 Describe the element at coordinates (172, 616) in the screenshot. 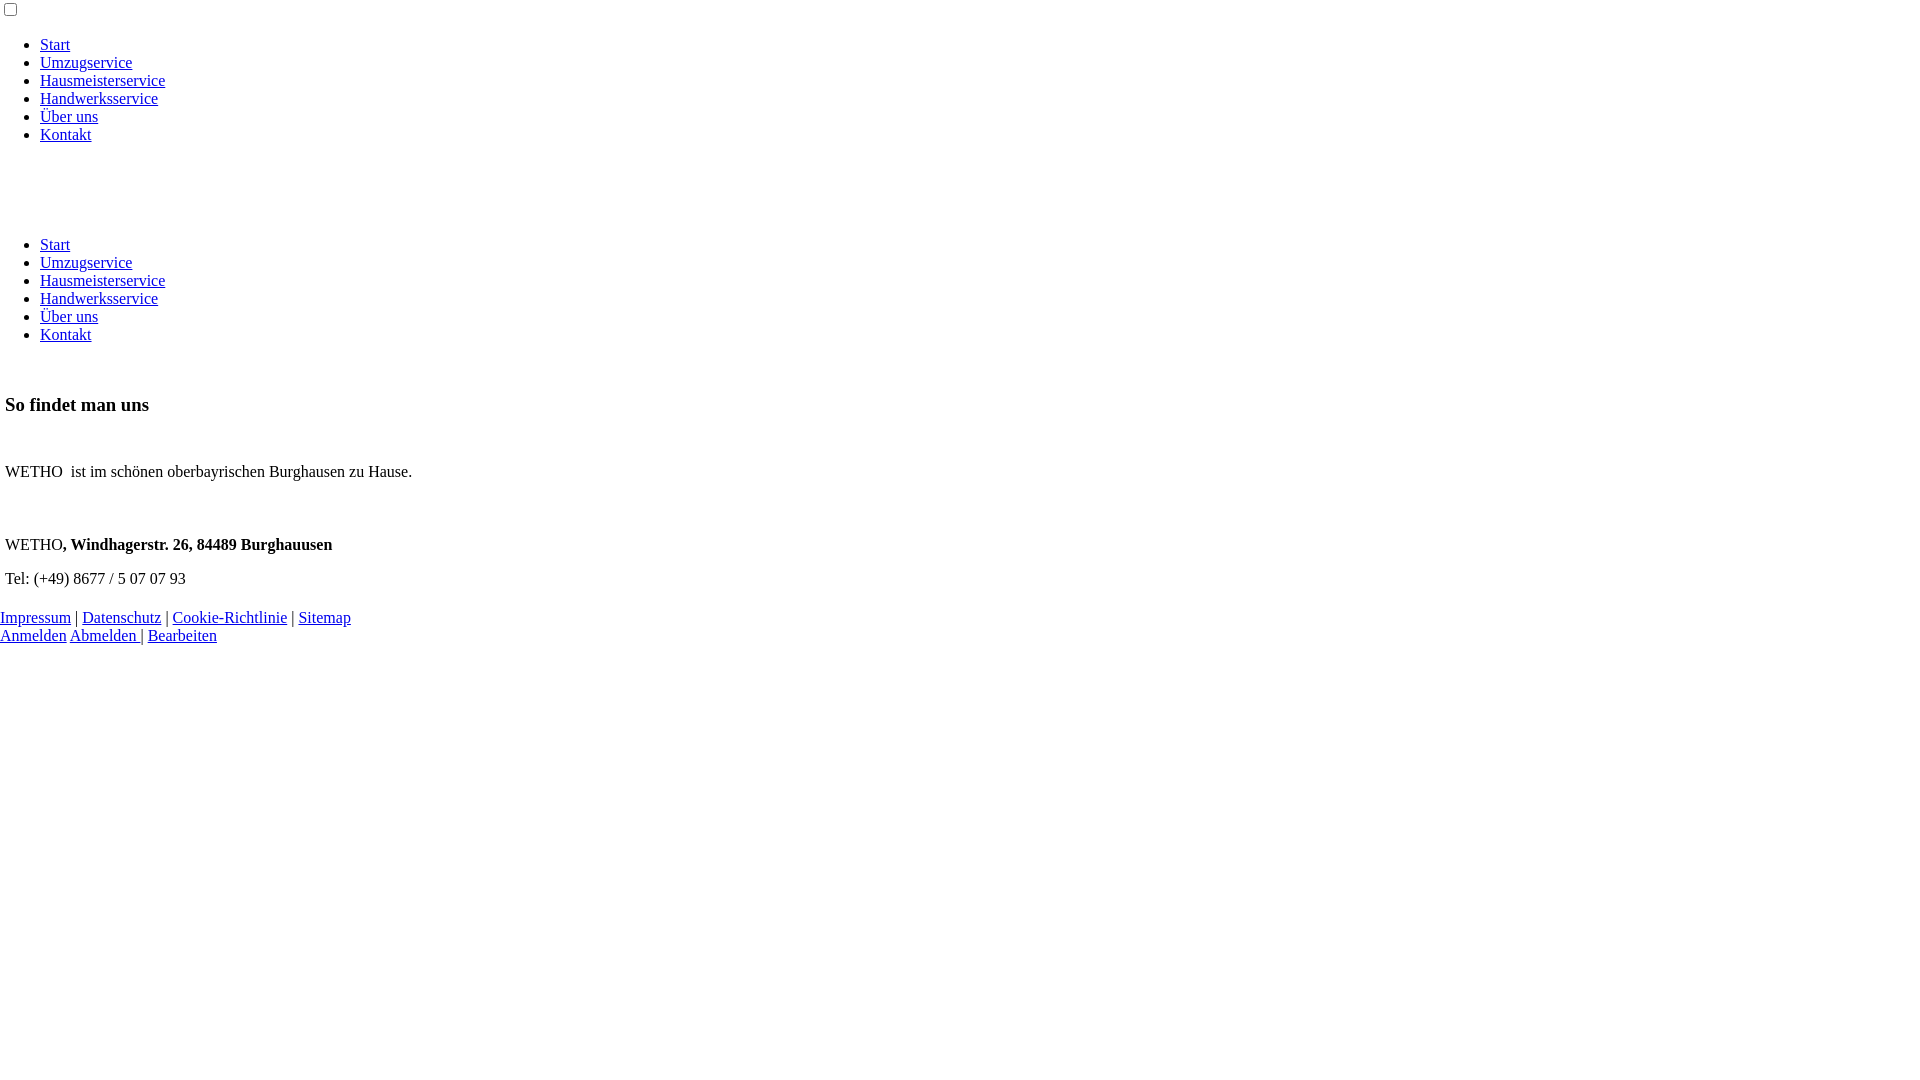

I see `'Cookie-Richtlinie'` at that location.